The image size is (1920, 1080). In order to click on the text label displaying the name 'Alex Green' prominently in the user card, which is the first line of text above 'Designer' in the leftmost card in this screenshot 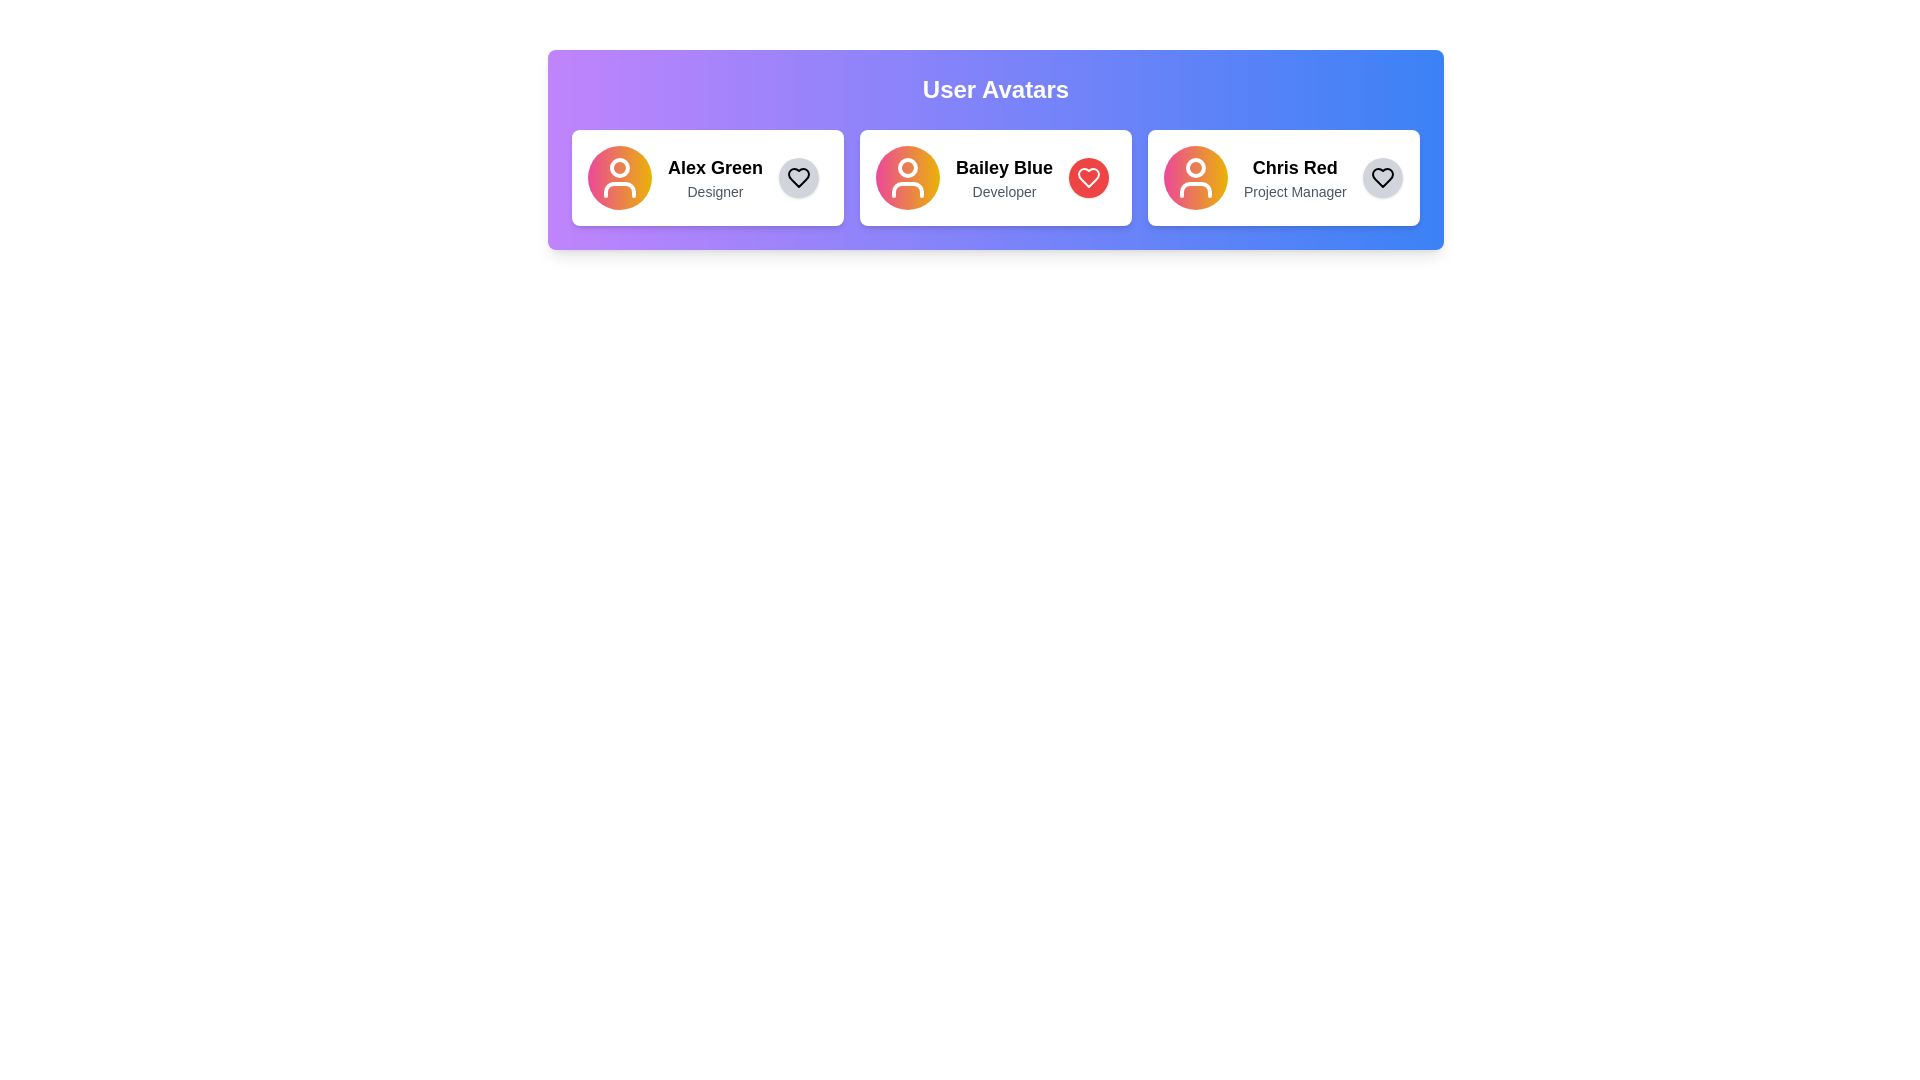, I will do `click(715, 167)`.